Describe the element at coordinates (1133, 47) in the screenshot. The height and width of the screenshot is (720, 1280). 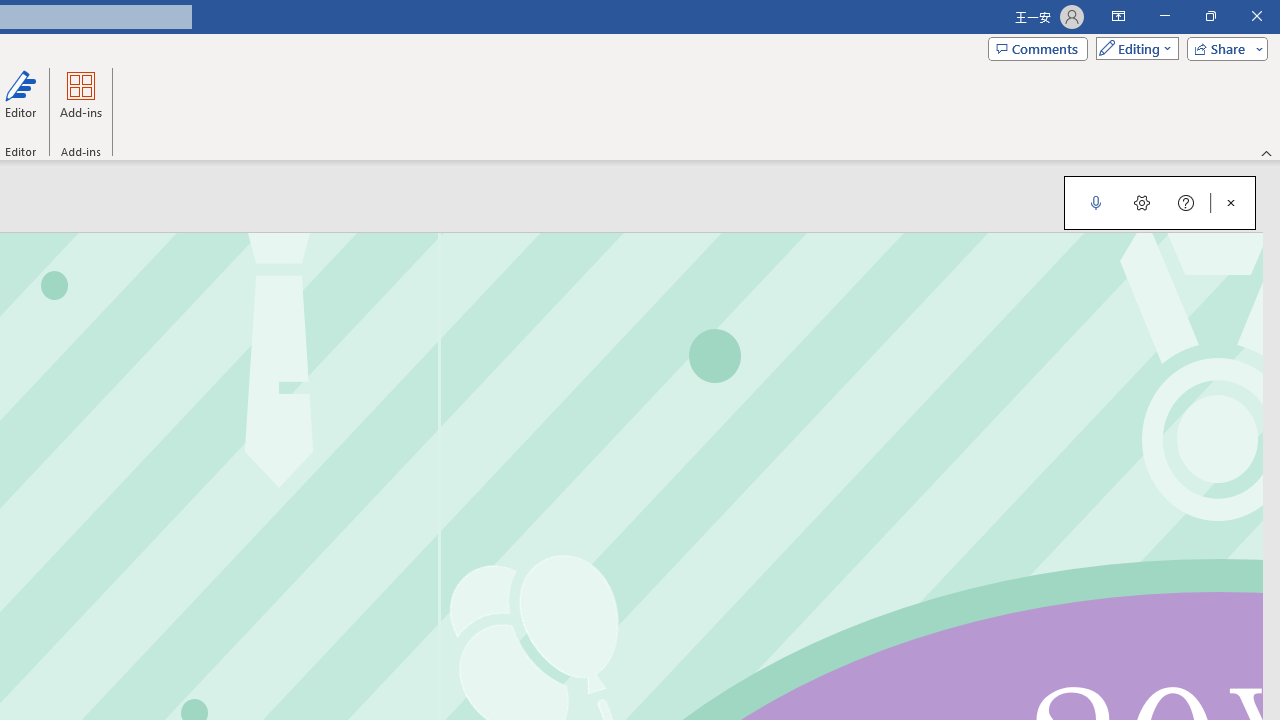
I see `'Mode'` at that location.